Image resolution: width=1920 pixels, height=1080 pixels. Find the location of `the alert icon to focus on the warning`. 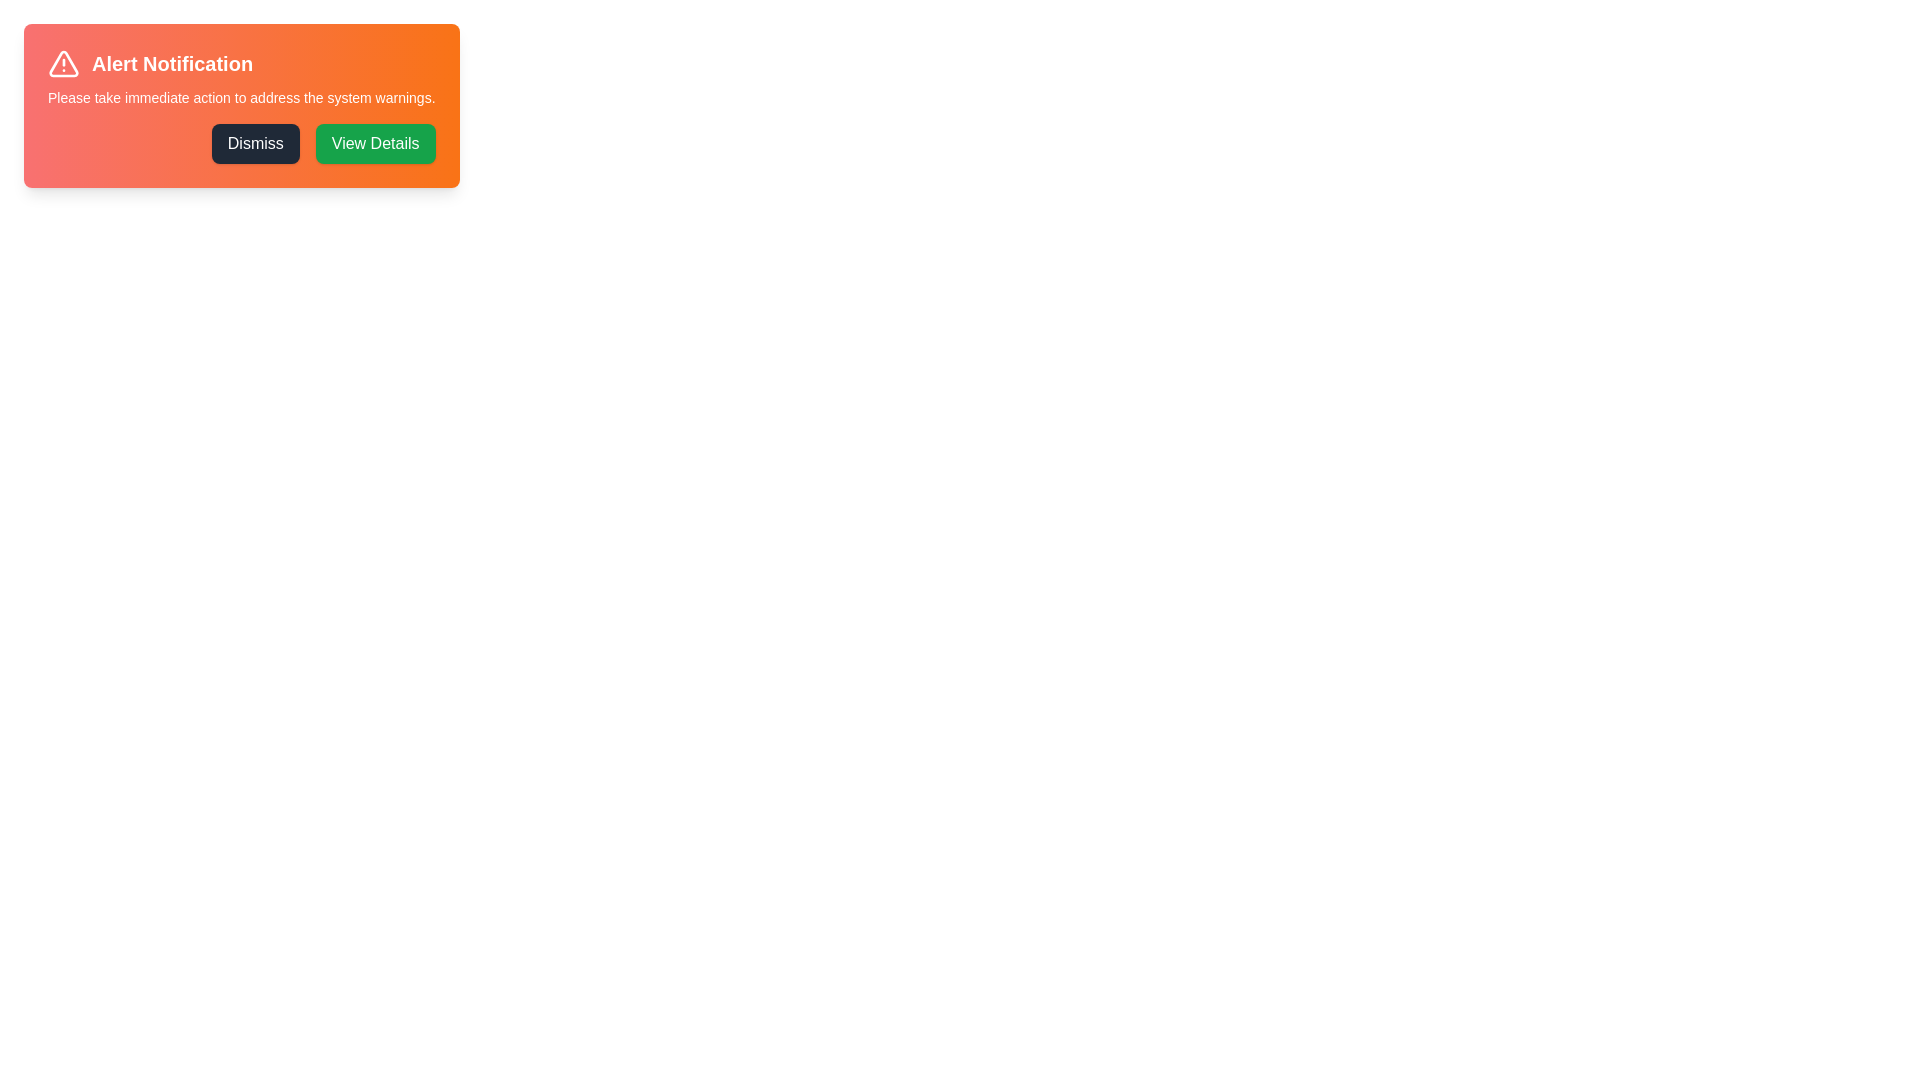

the alert icon to focus on the warning is located at coordinates (63, 63).